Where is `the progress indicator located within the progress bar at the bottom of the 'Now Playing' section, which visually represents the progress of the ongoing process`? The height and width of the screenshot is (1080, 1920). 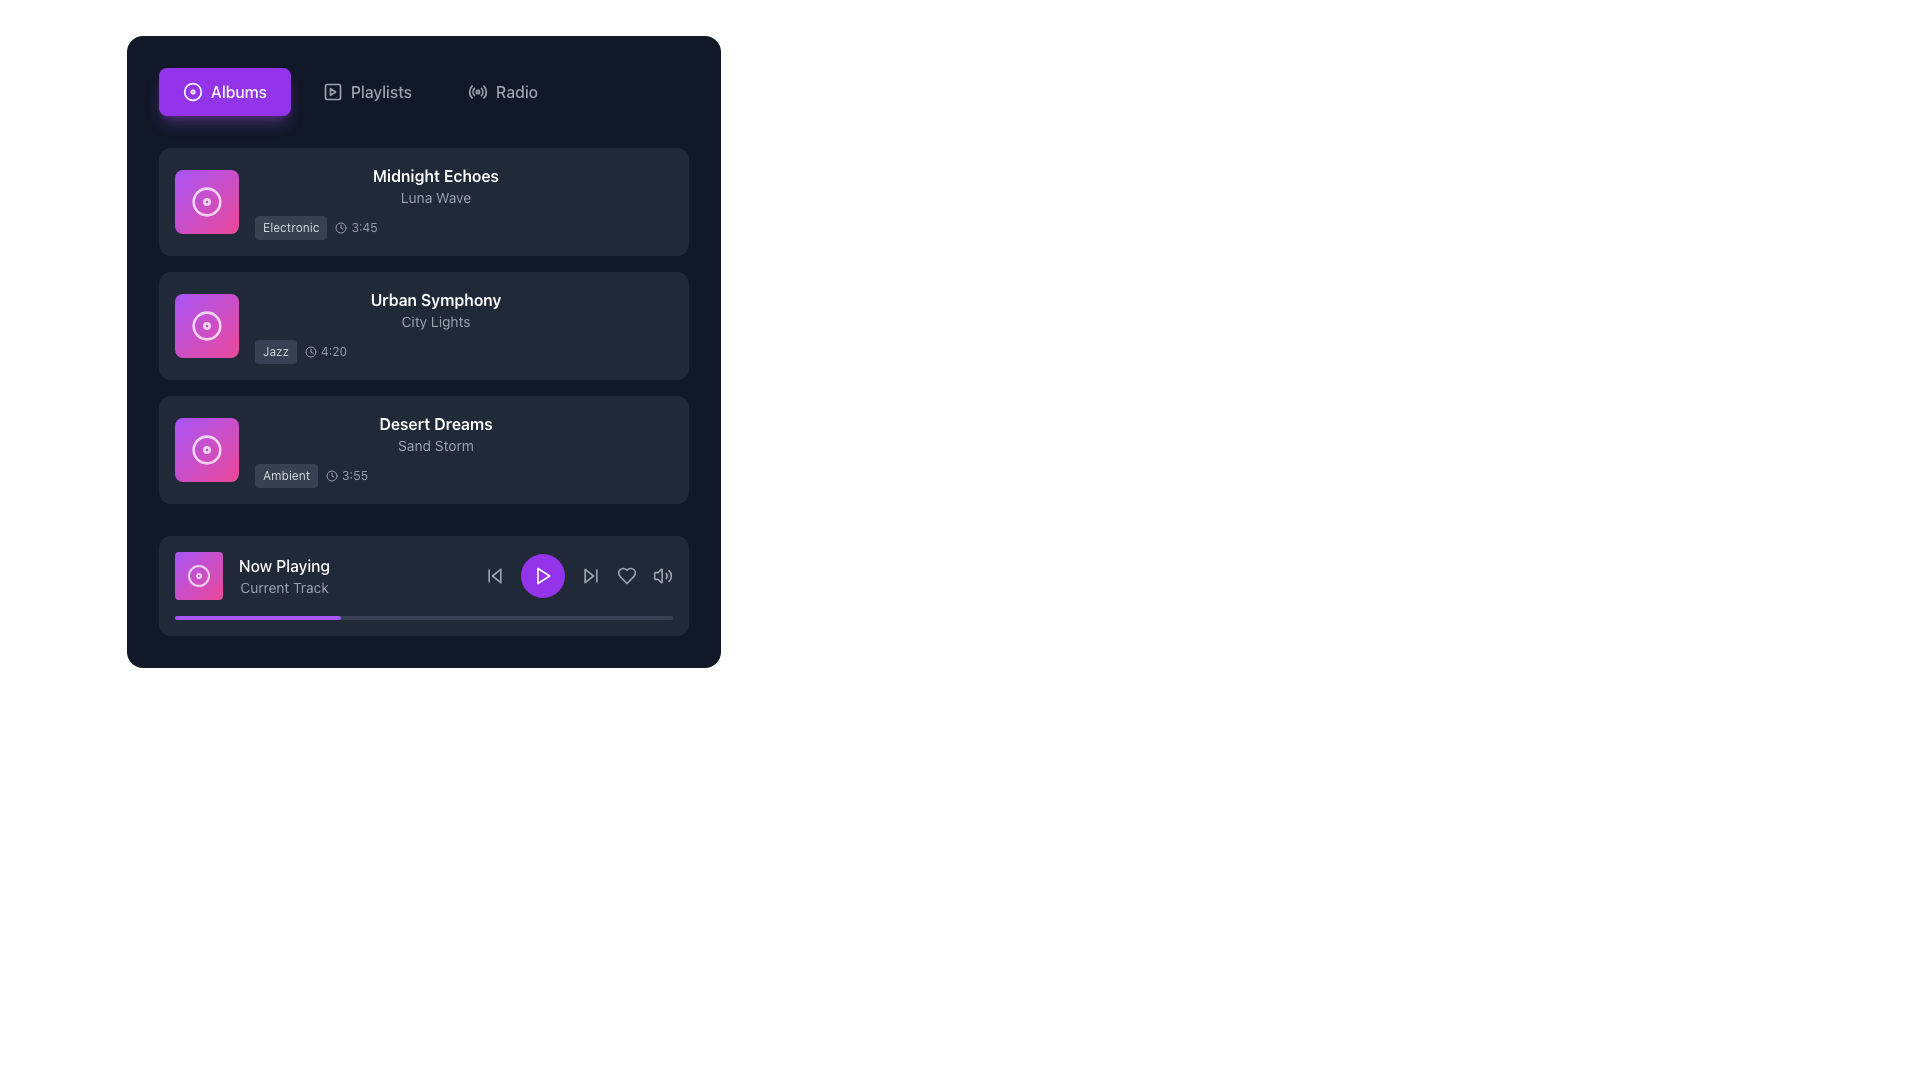
the progress indicator located within the progress bar at the bottom of the 'Now Playing' section, which visually represents the progress of the ongoing process is located at coordinates (257, 616).